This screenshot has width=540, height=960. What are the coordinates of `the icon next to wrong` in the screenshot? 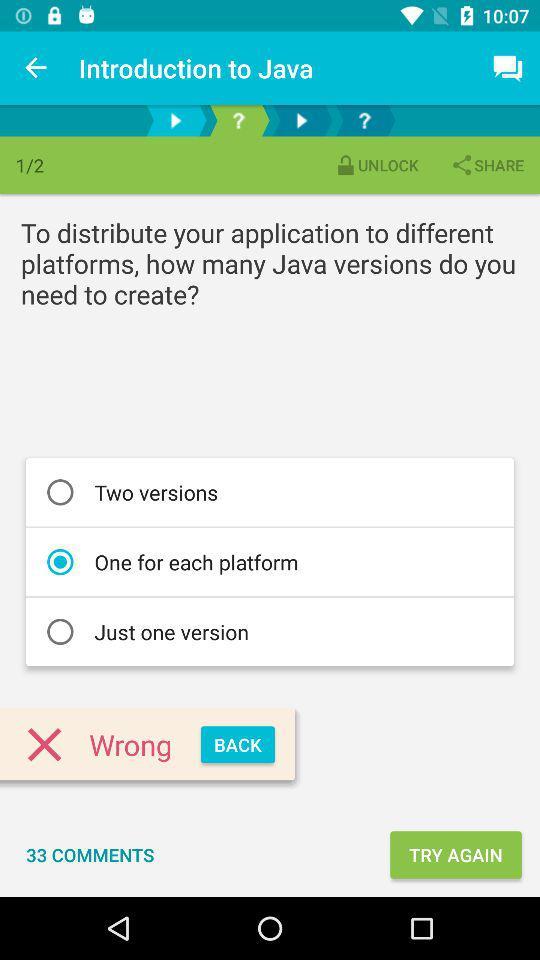 It's located at (237, 743).